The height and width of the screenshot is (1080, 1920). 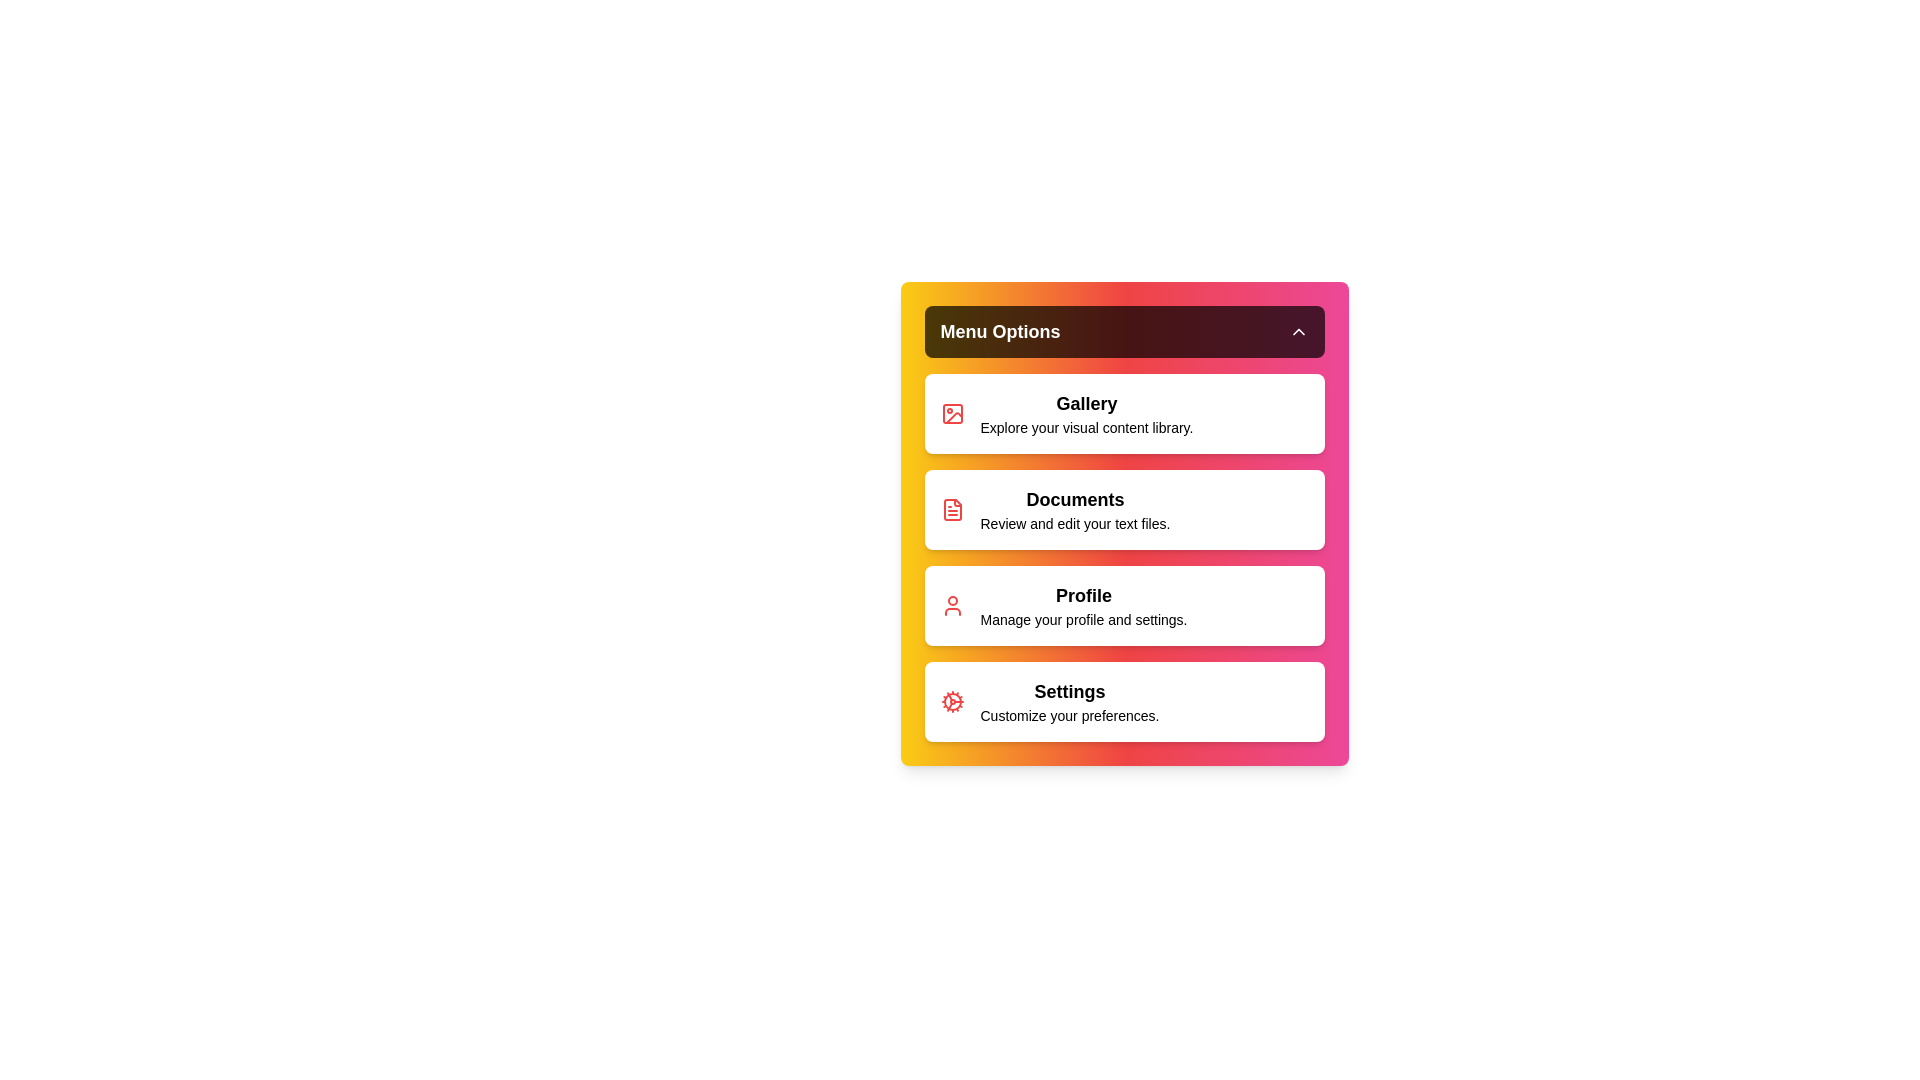 I want to click on the menu item Settings to select it, so click(x=1124, y=701).